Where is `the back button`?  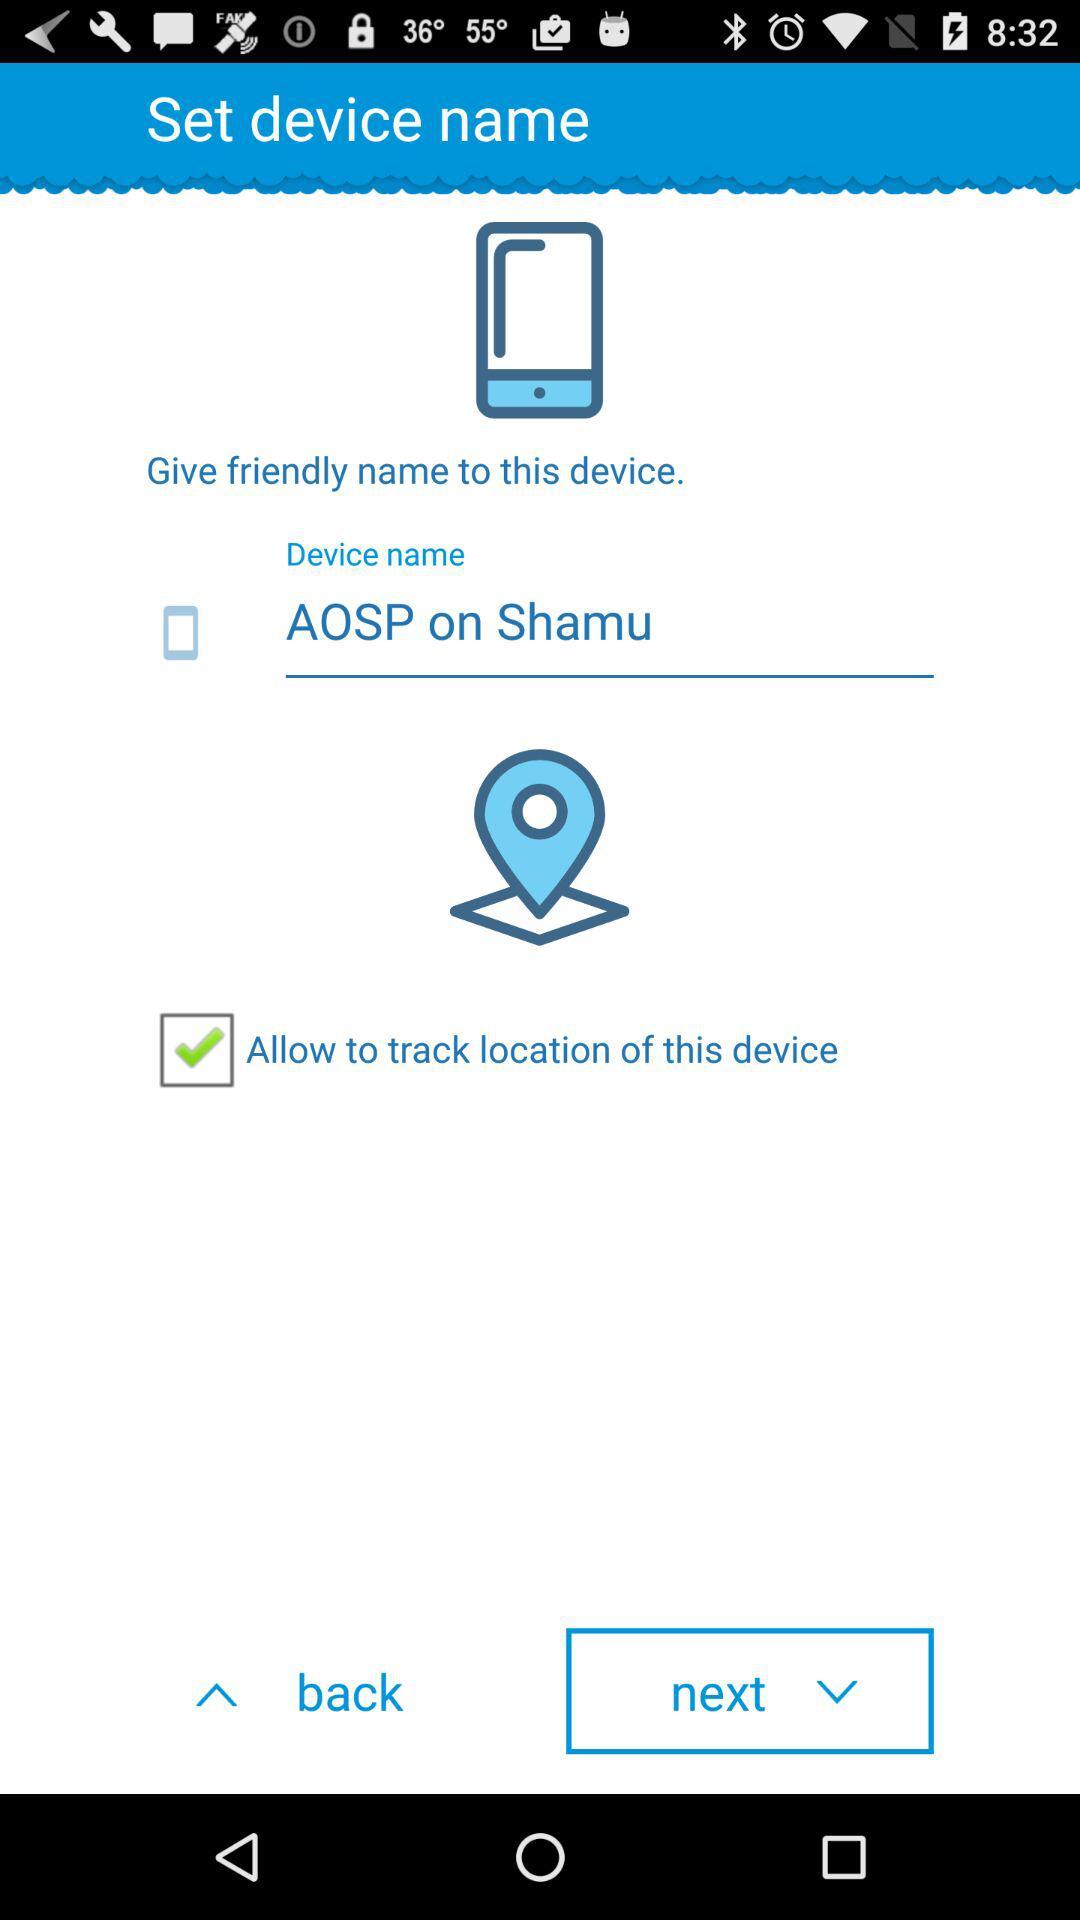
the back button is located at coordinates (329, 1690).